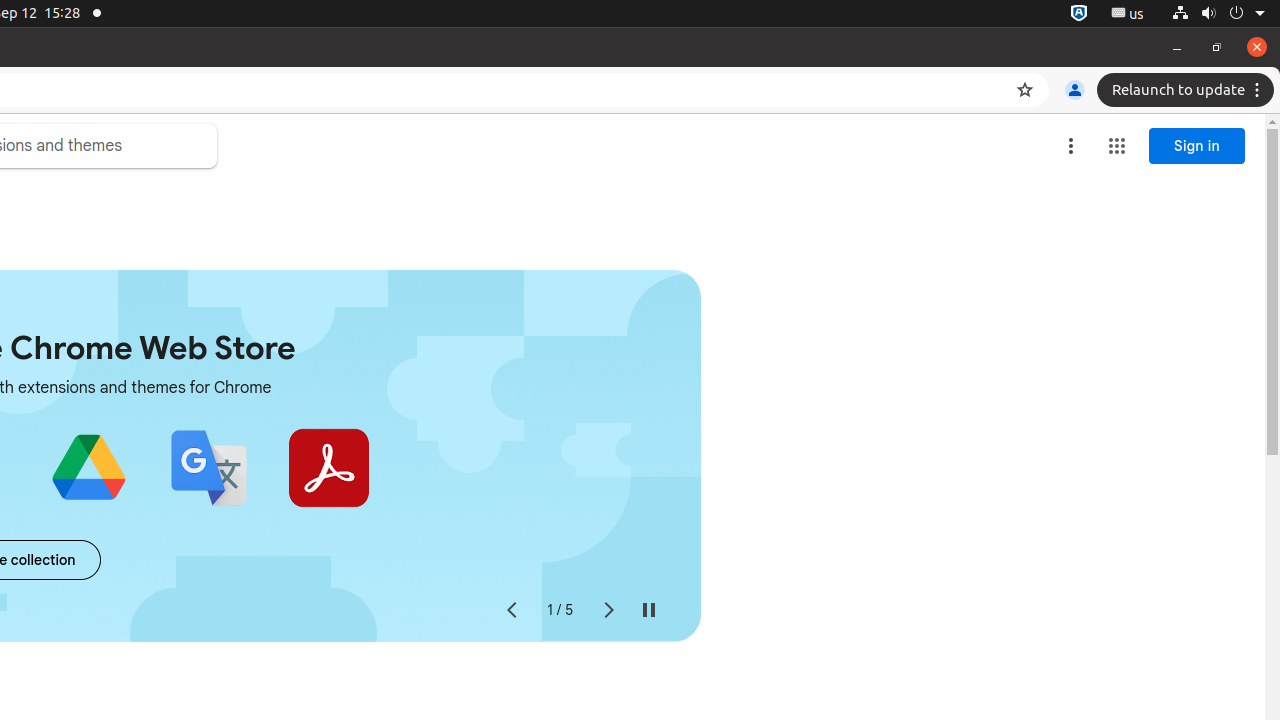 The image size is (1280, 720). I want to click on 'Google Translate', so click(208, 468).